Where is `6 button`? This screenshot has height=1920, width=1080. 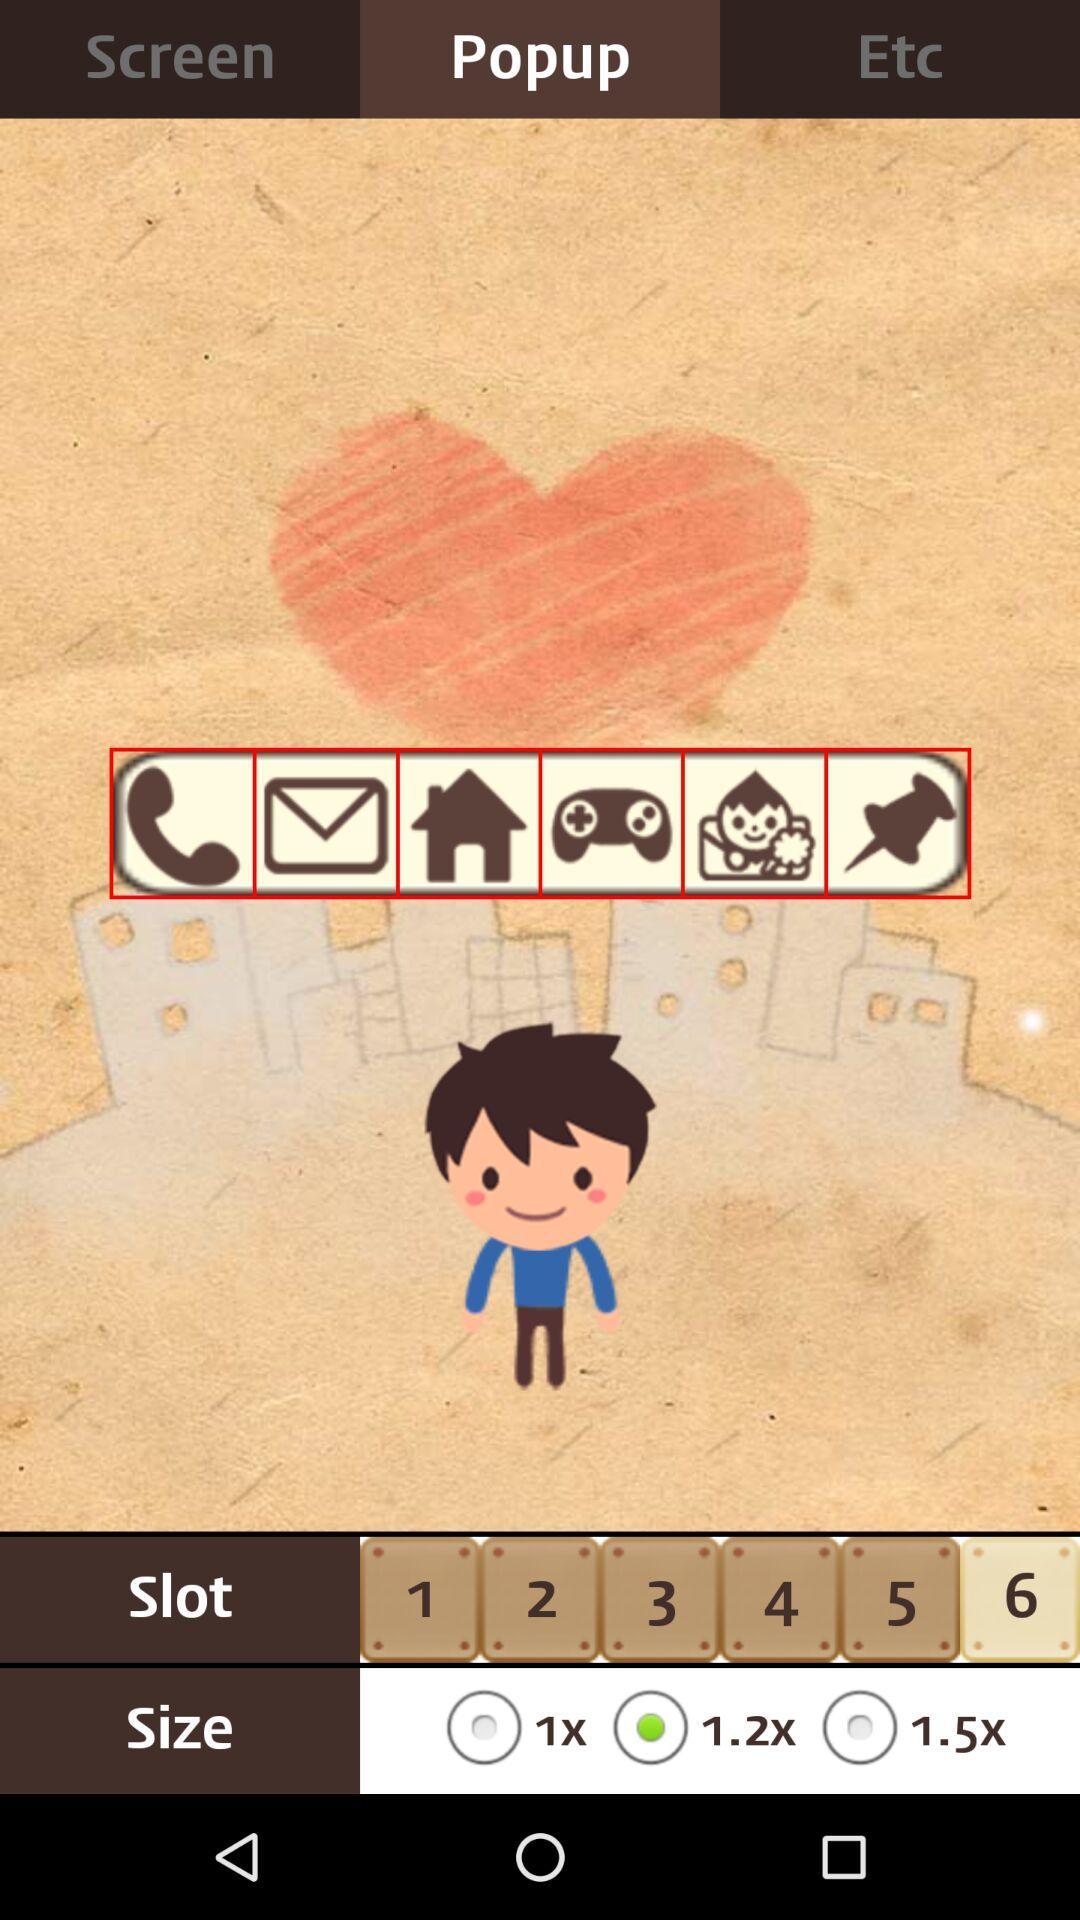 6 button is located at coordinates (1019, 1598).